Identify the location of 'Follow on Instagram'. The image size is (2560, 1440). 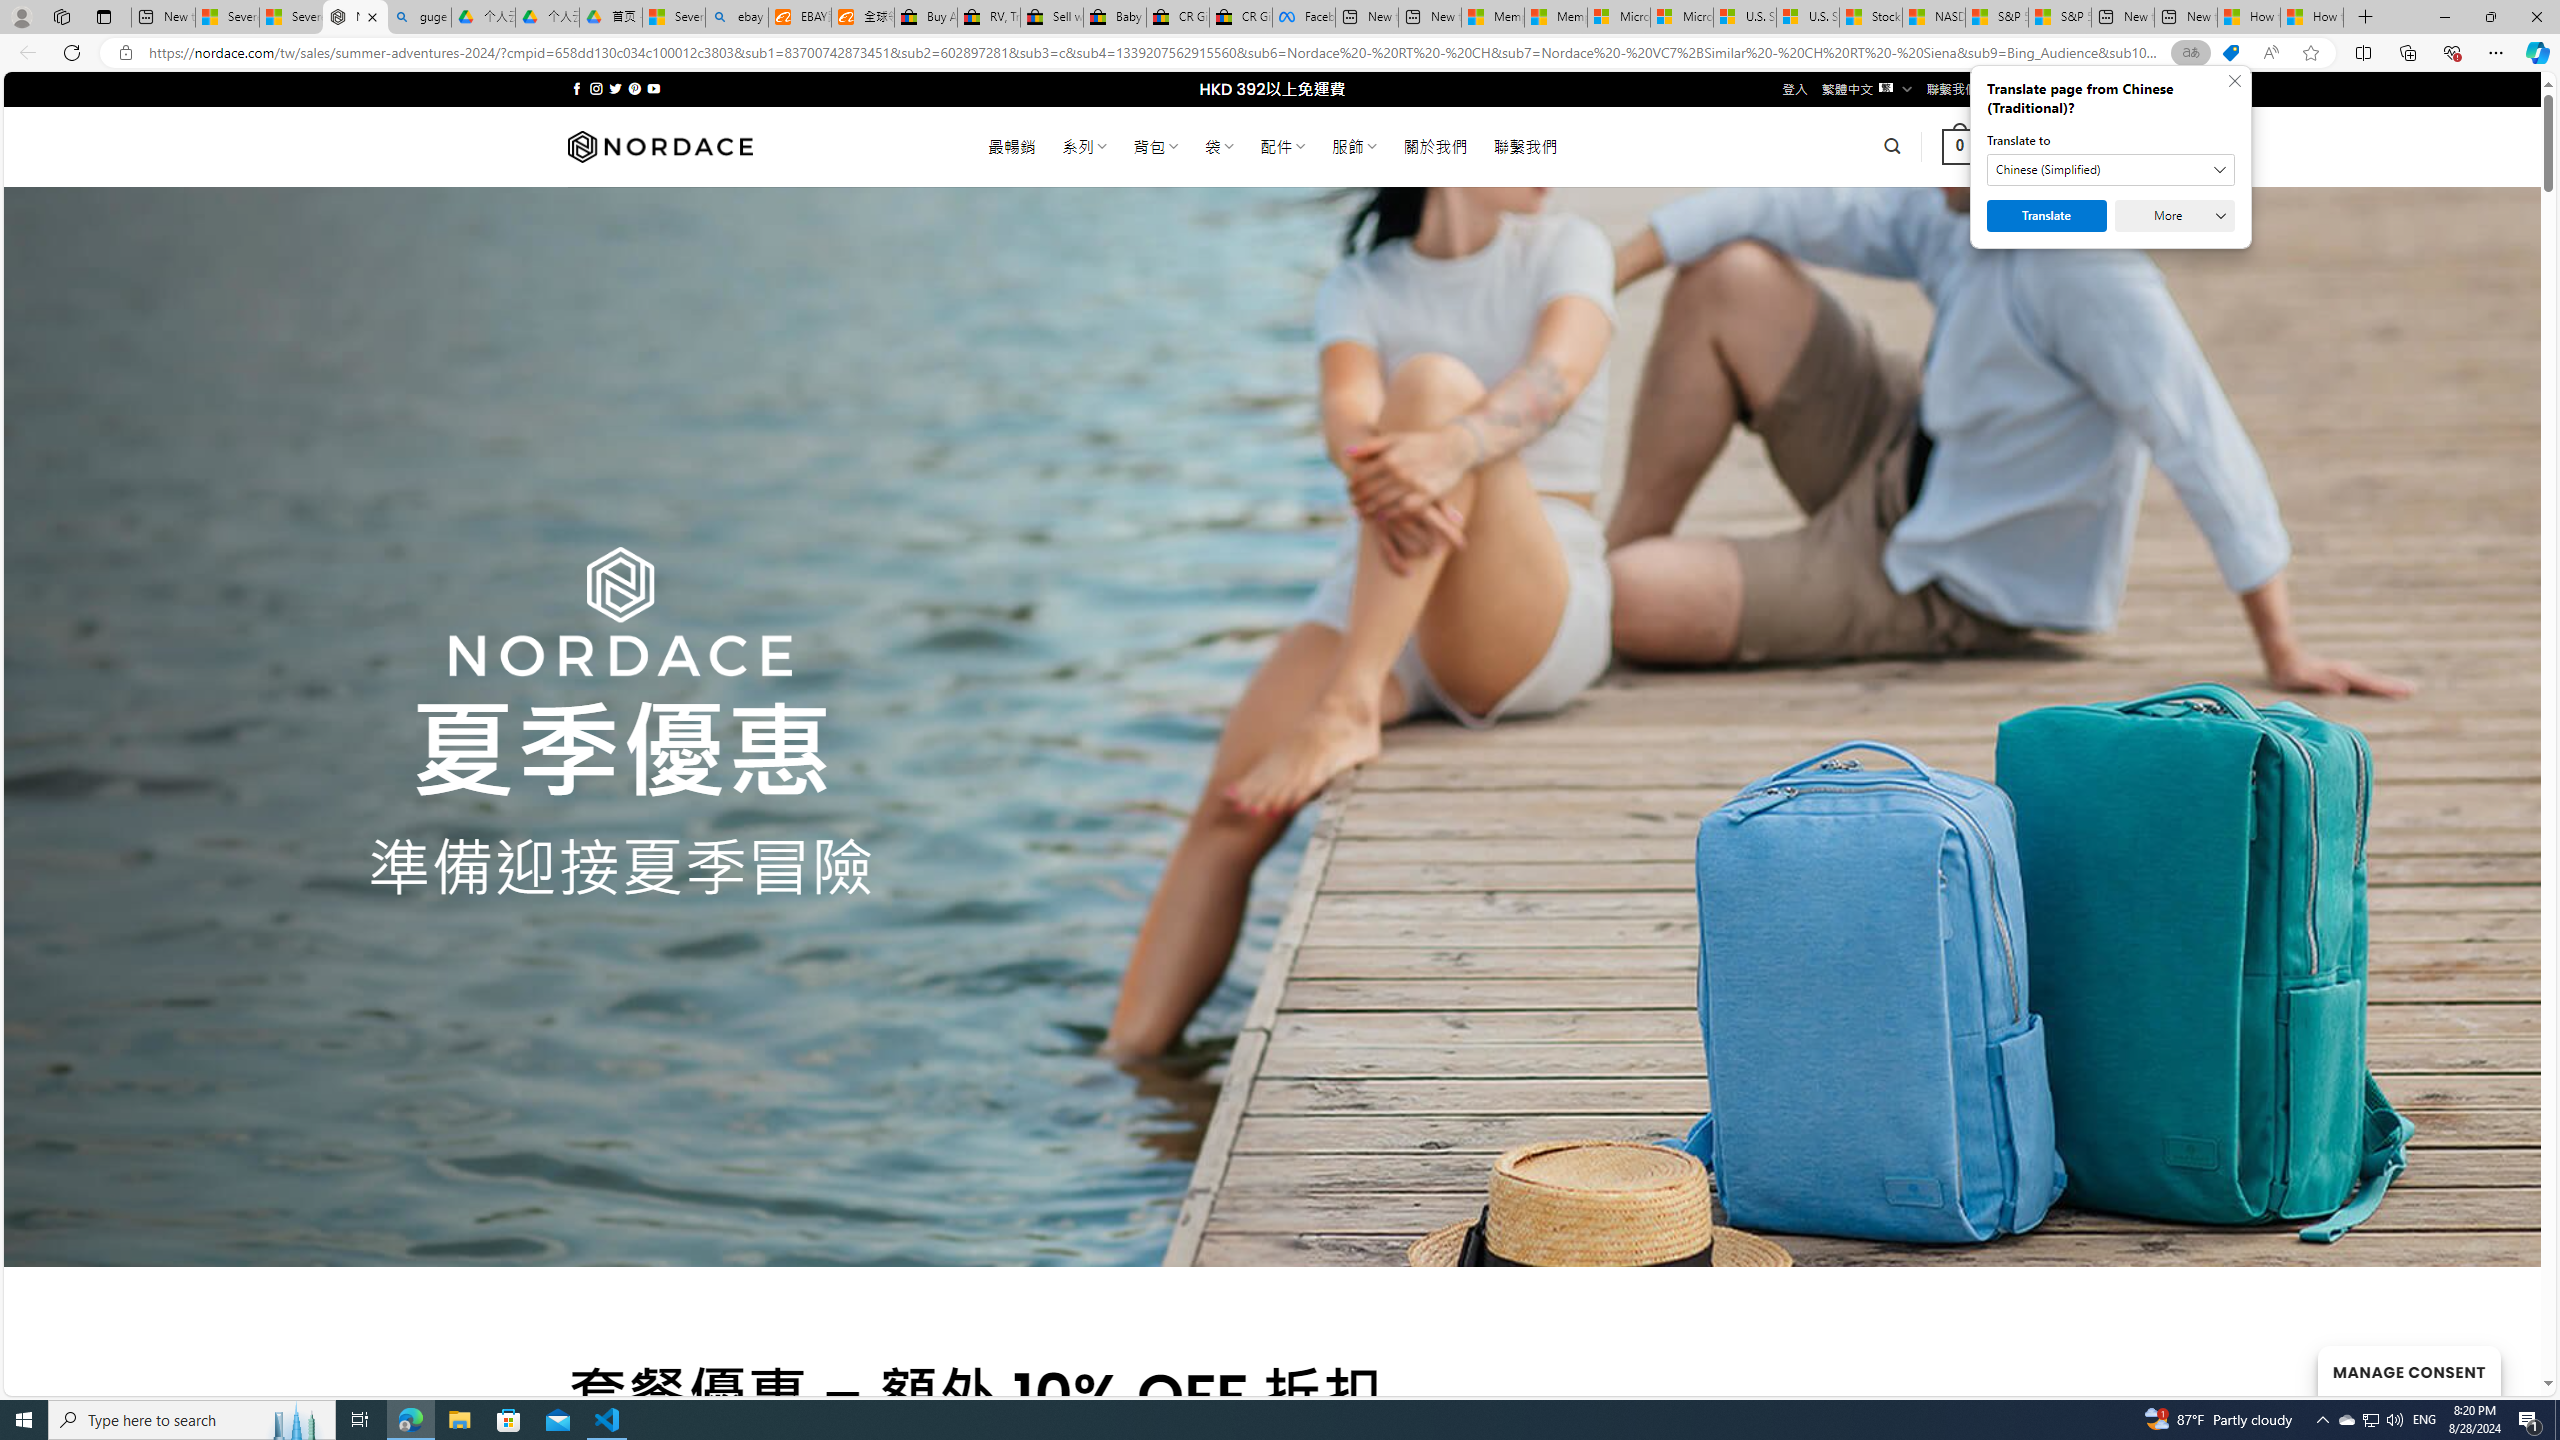
(595, 88).